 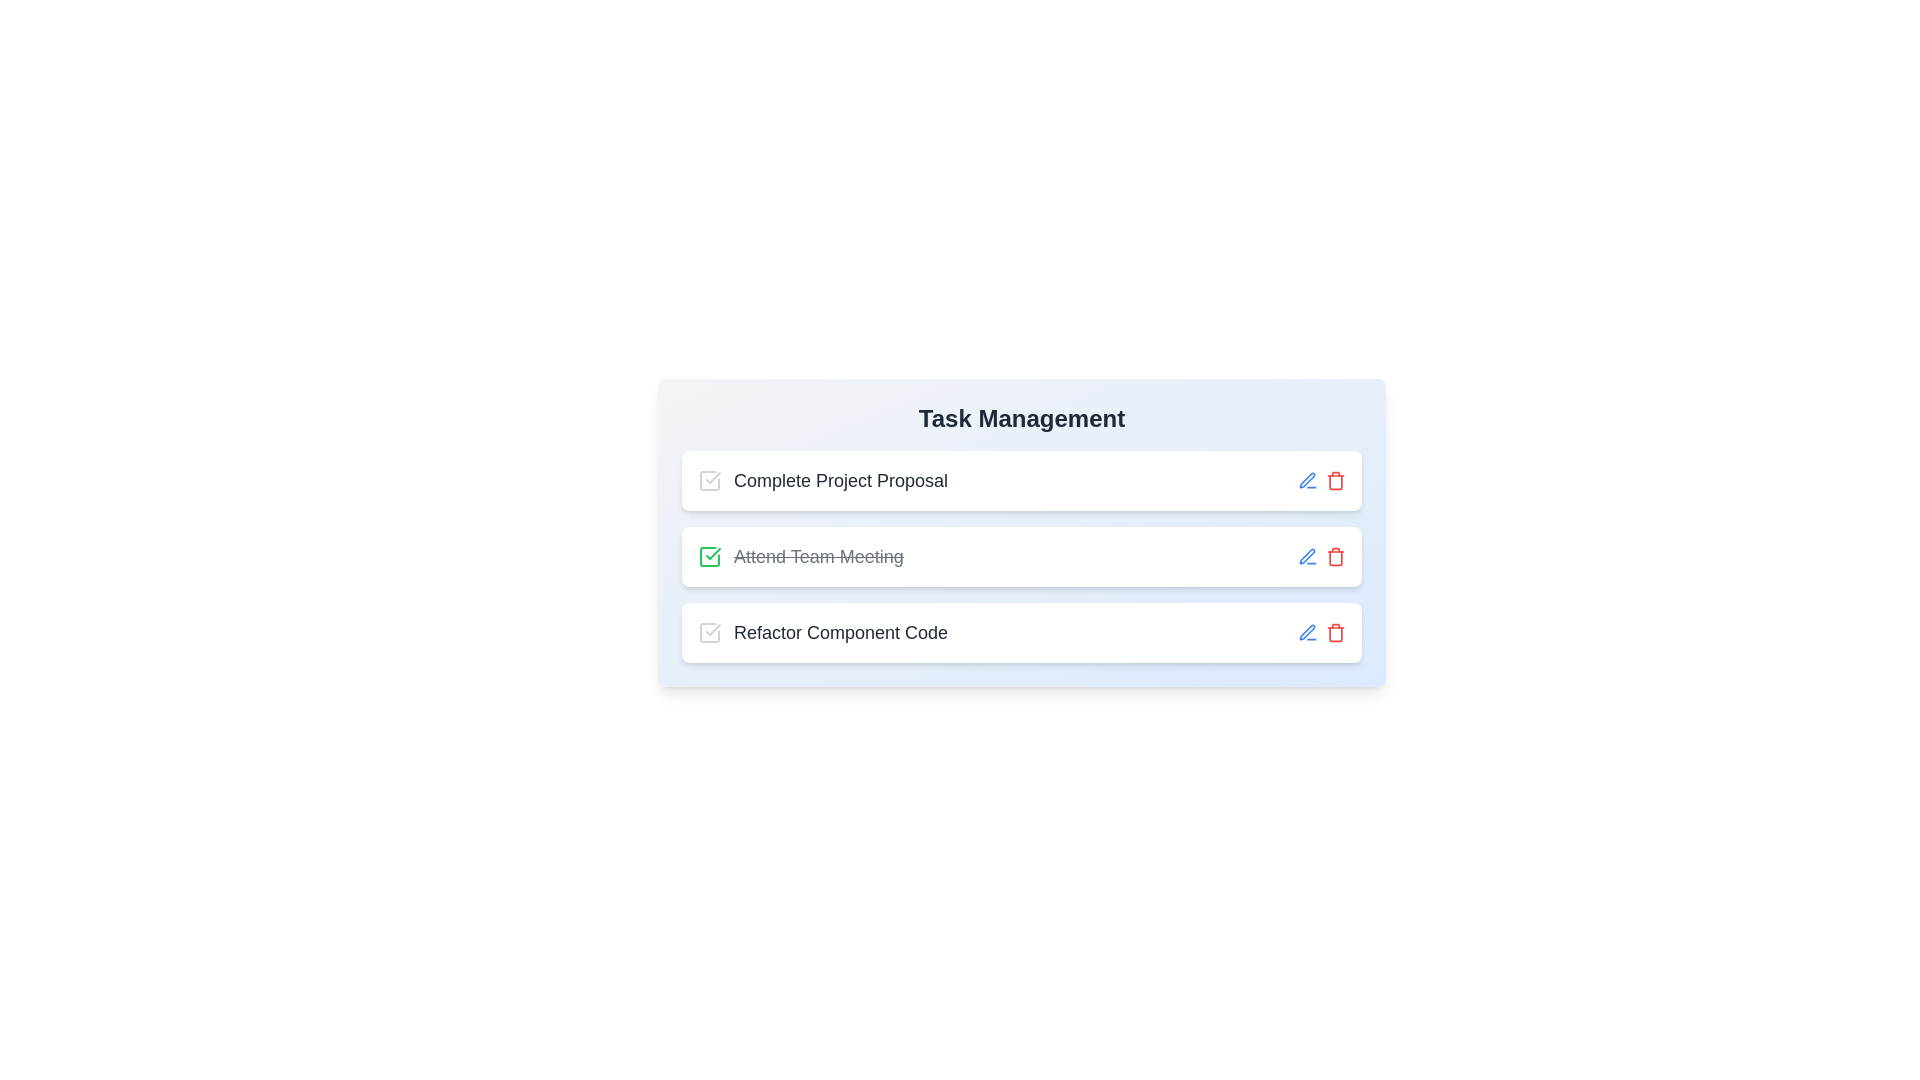 What do you see at coordinates (710, 556) in the screenshot?
I see `the graphical icon representing the completion status of the 'Attend Team Meeting' task` at bounding box center [710, 556].